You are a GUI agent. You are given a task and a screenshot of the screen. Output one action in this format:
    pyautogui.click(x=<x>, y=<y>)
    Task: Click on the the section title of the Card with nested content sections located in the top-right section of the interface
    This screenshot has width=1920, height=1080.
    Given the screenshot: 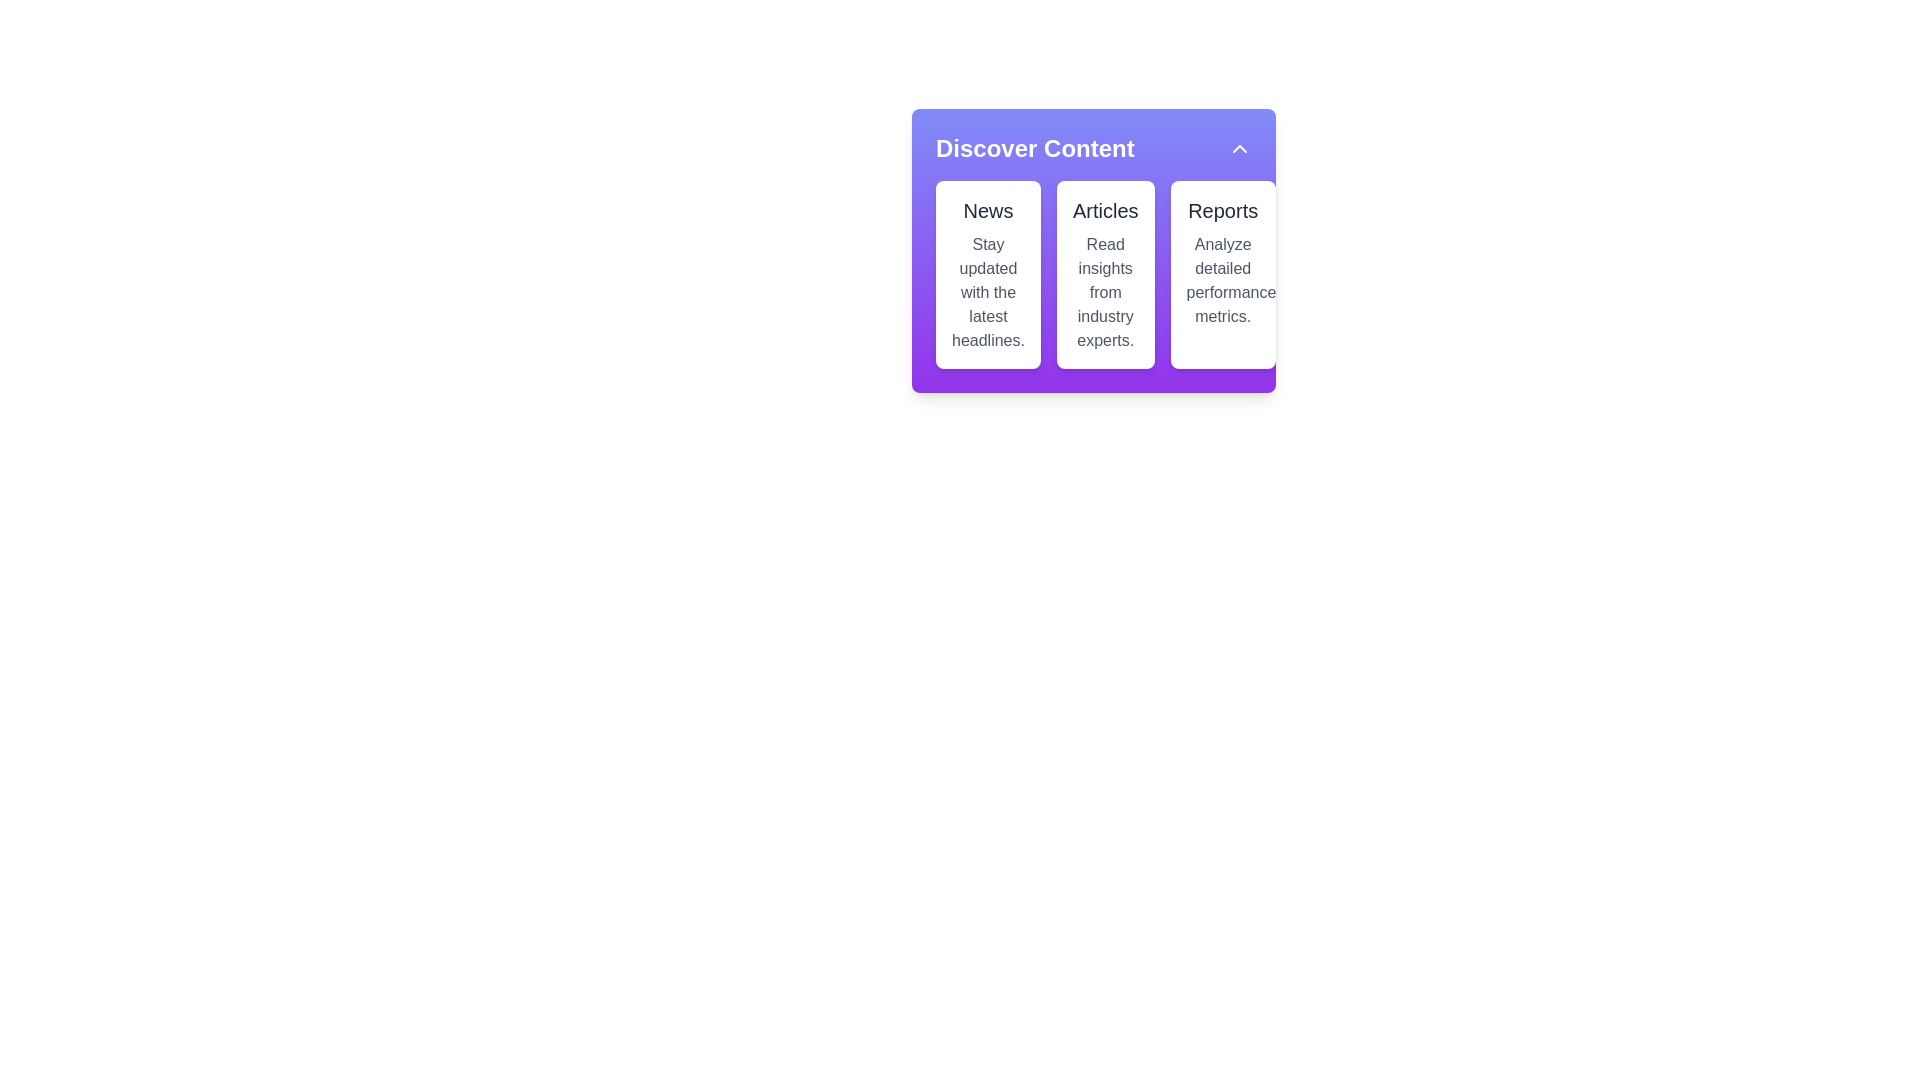 What is the action you would take?
    pyautogui.click(x=1093, y=246)
    